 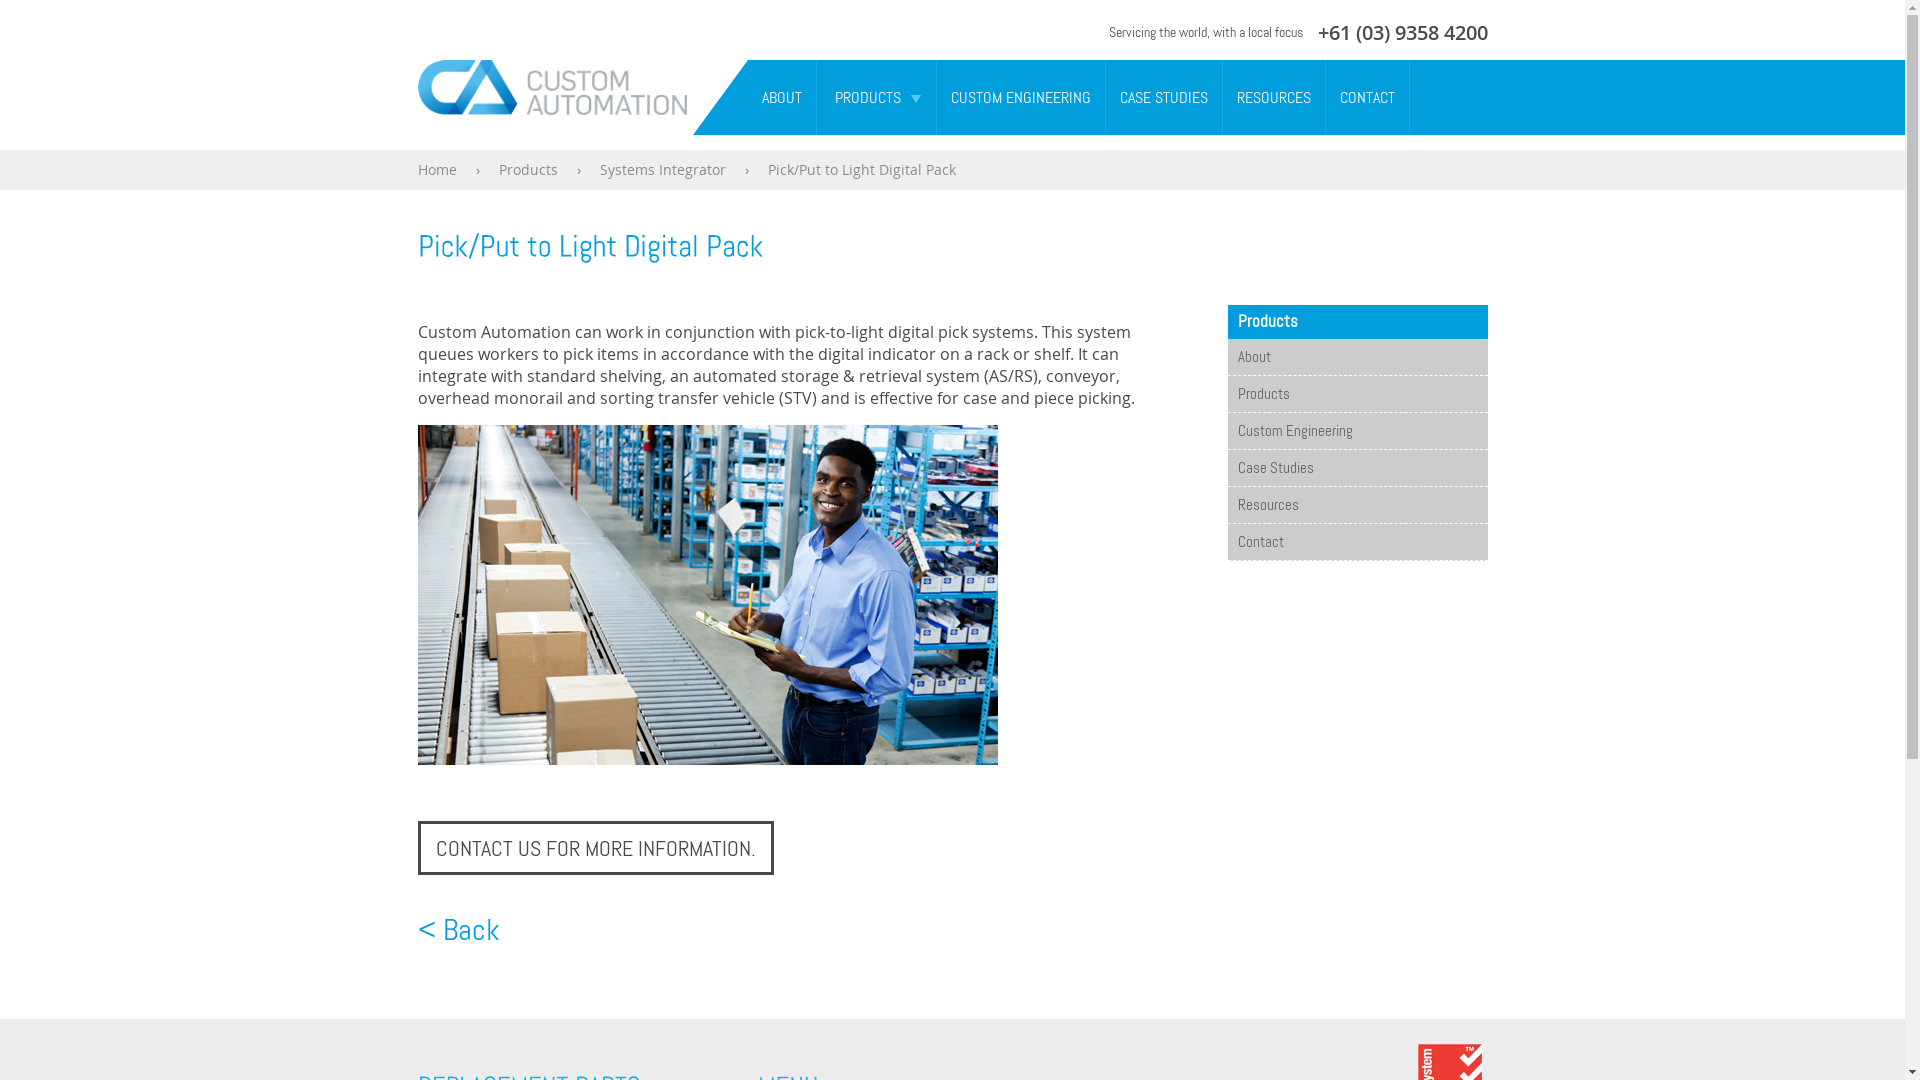 I want to click on 'CONTACT US FOR MORE INFORMATION.', so click(x=594, y=848).